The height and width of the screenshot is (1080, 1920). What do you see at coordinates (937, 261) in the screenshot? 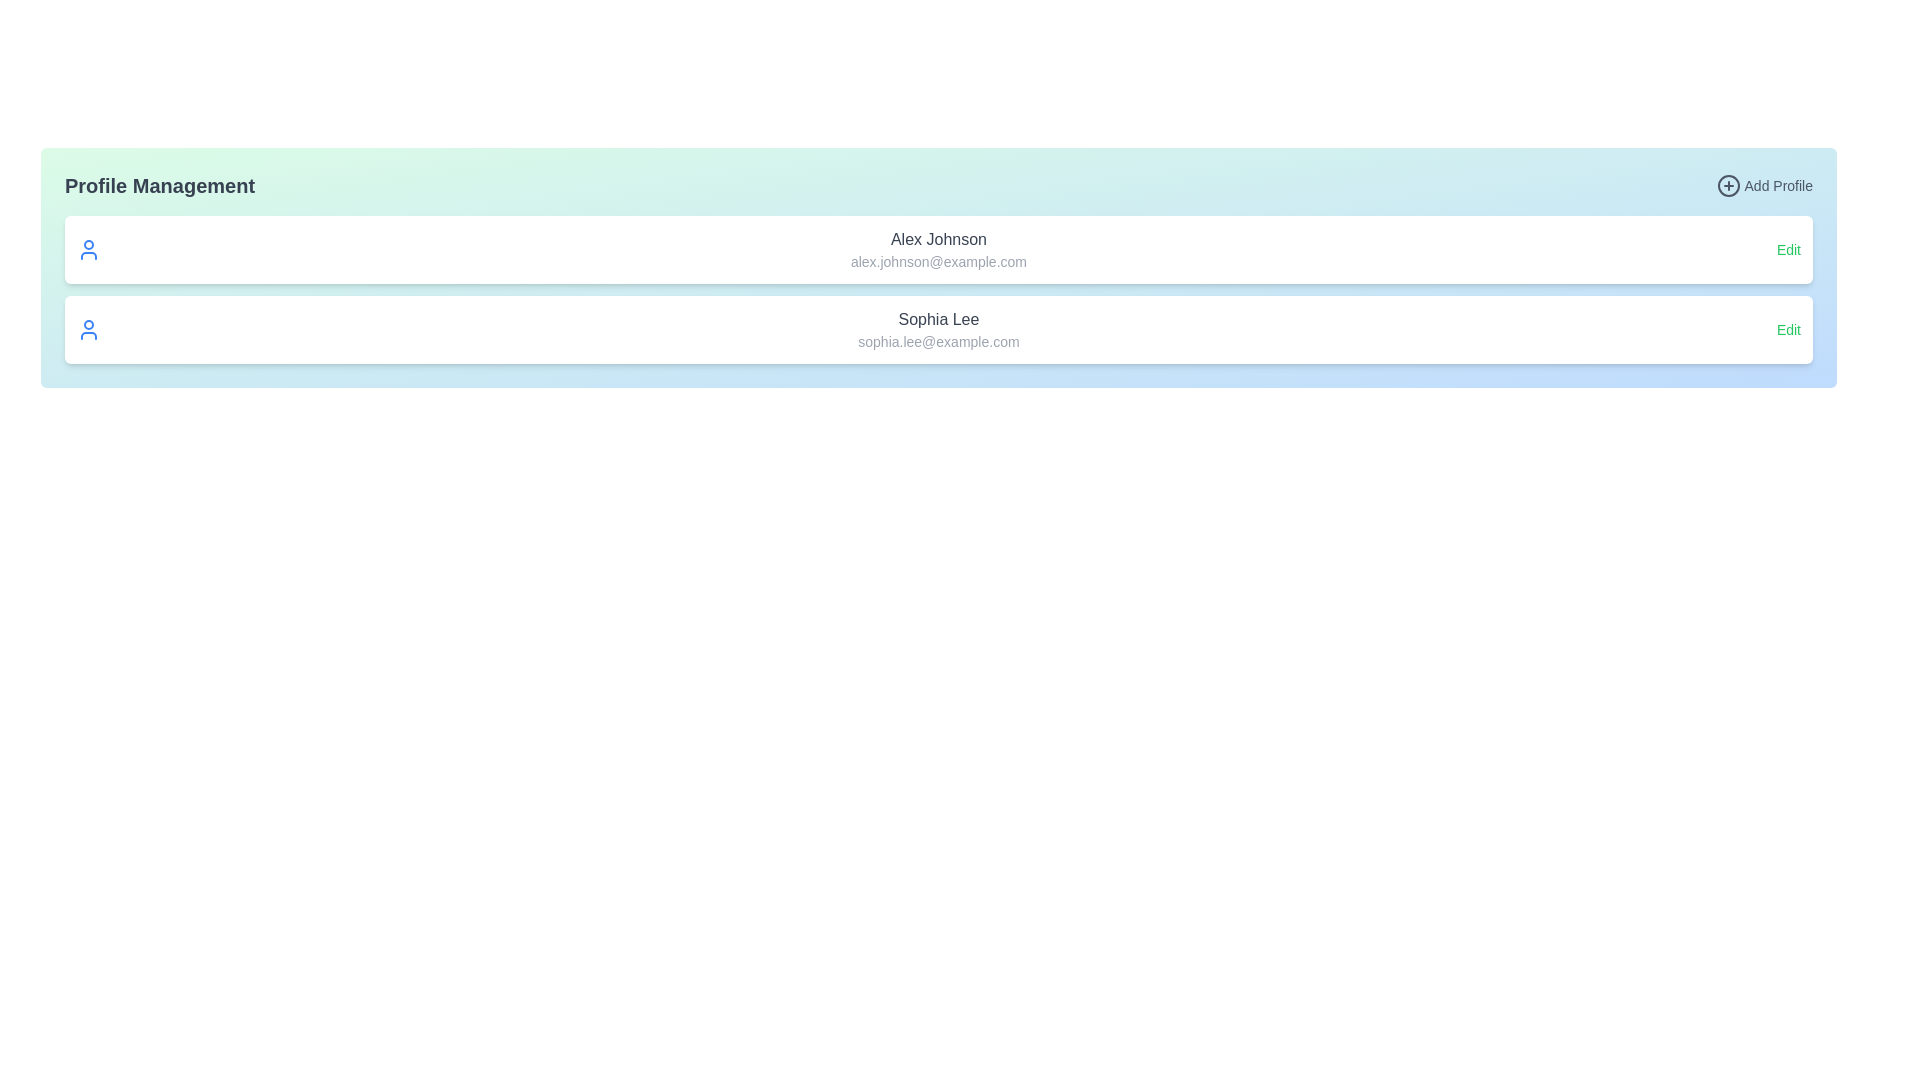
I see `the text label displaying the email address 'alex.johnson@example.com', which is styled in a smaller, gray-colored font and is positioned below the 'Alex Johnson' text` at bounding box center [937, 261].